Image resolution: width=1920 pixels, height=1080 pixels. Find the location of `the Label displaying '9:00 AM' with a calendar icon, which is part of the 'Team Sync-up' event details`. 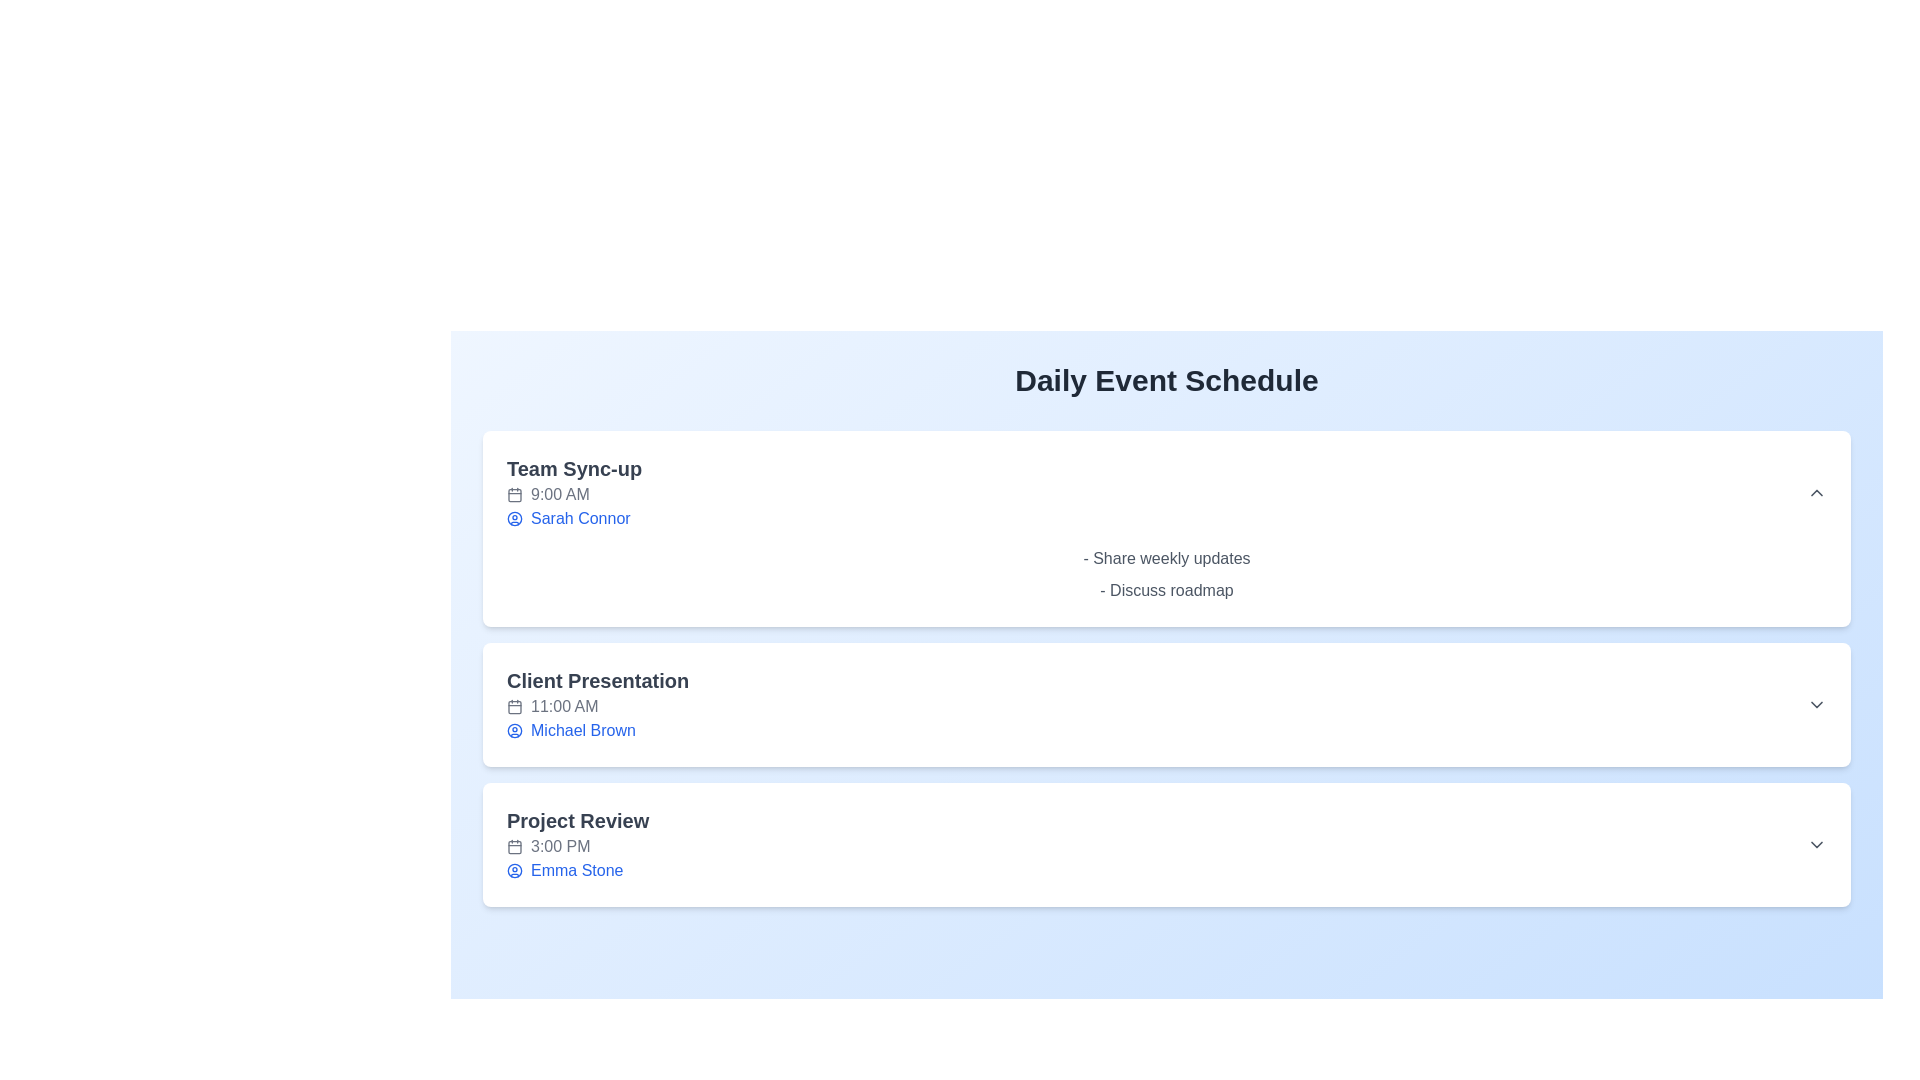

the Label displaying '9:00 AM' with a calendar icon, which is part of the 'Team Sync-up' event details is located at coordinates (573, 494).